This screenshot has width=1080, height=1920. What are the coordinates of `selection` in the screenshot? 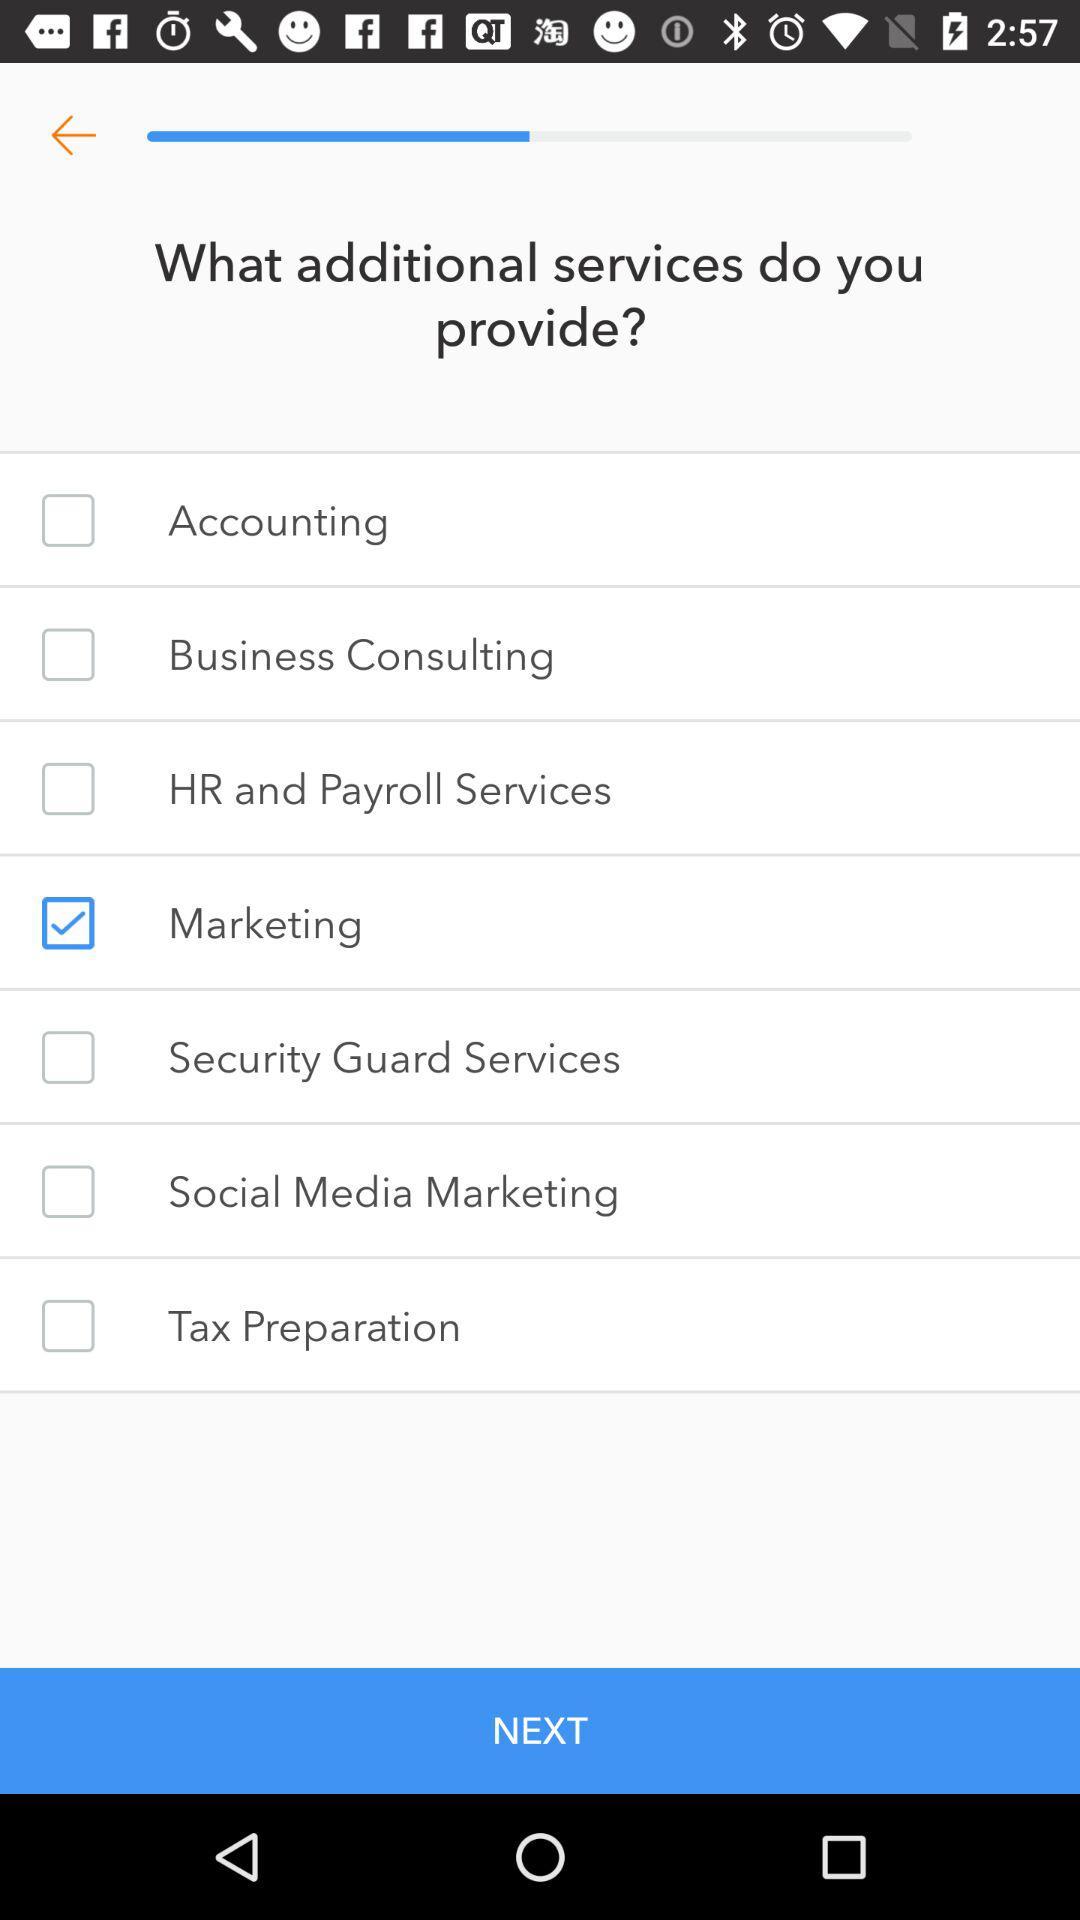 It's located at (67, 922).